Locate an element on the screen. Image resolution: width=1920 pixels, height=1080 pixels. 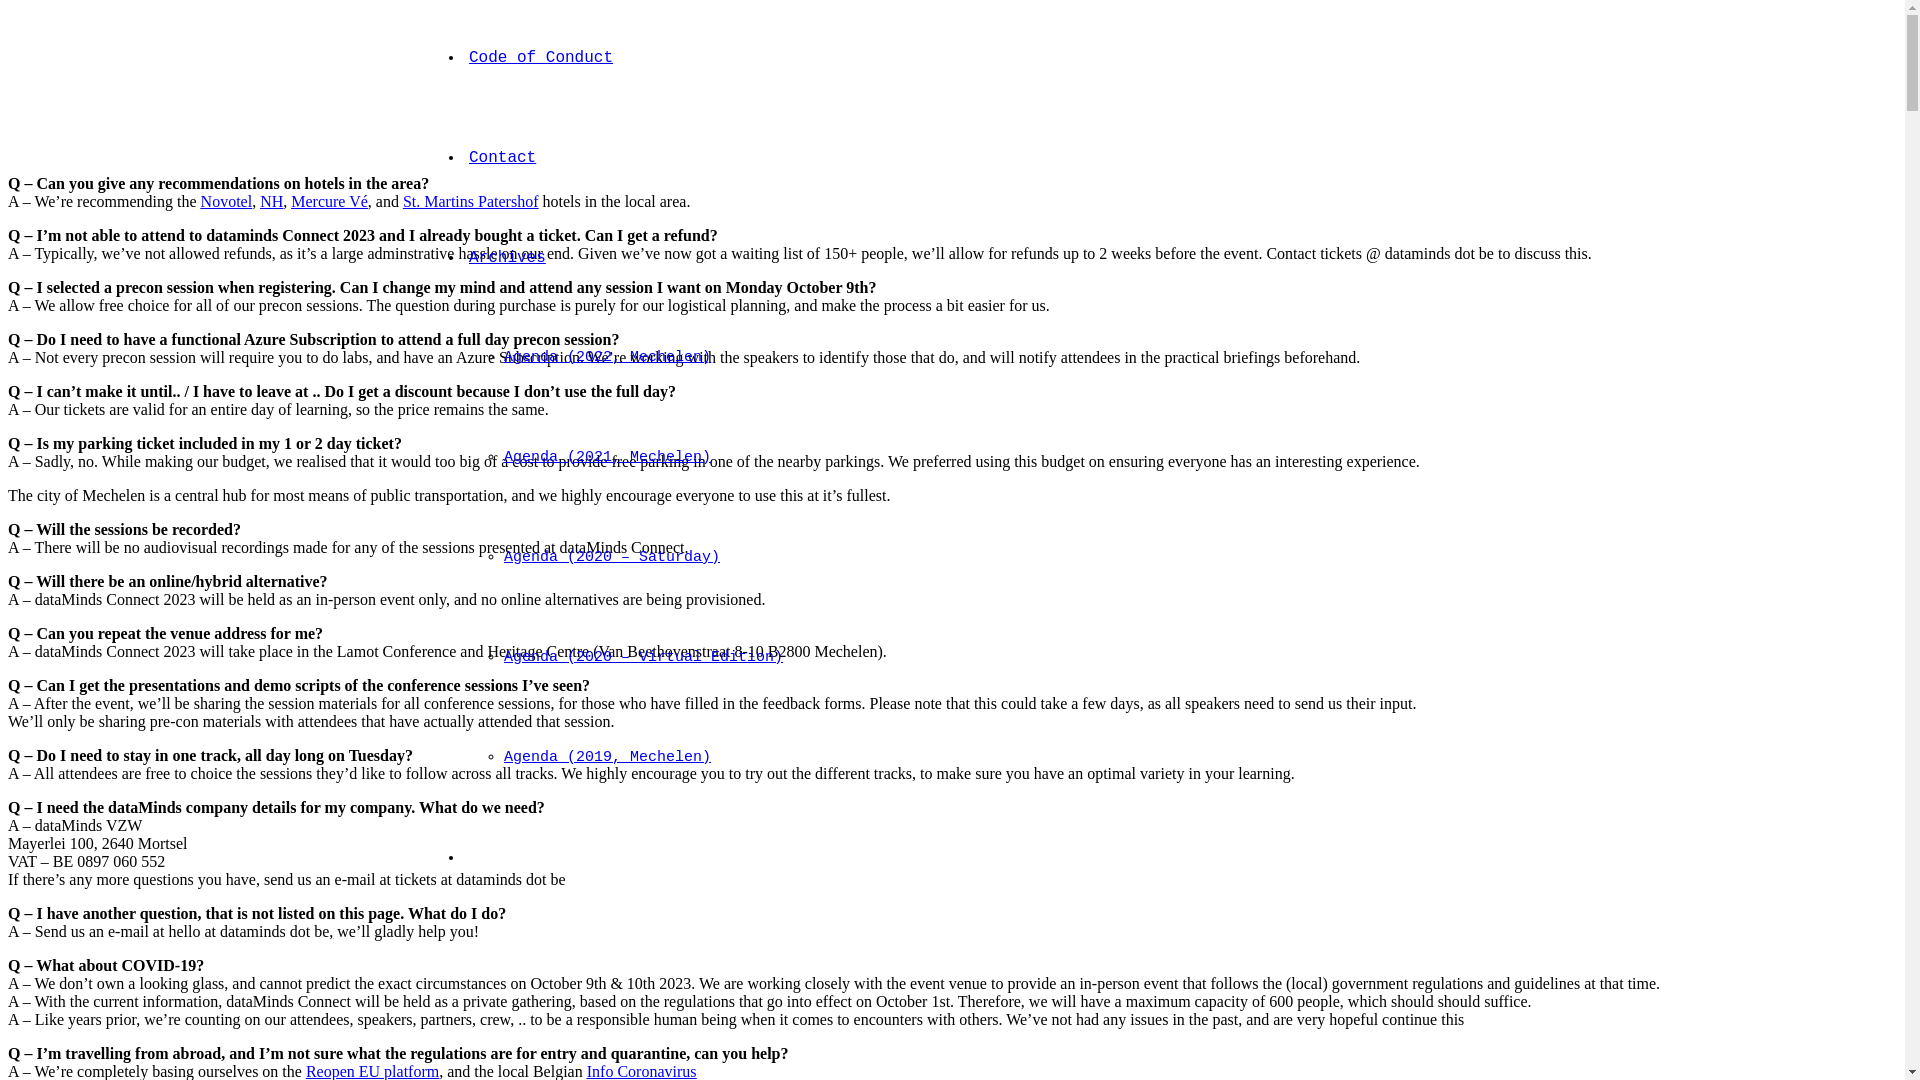
'St. Martins Patershof' is located at coordinates (469, 201).